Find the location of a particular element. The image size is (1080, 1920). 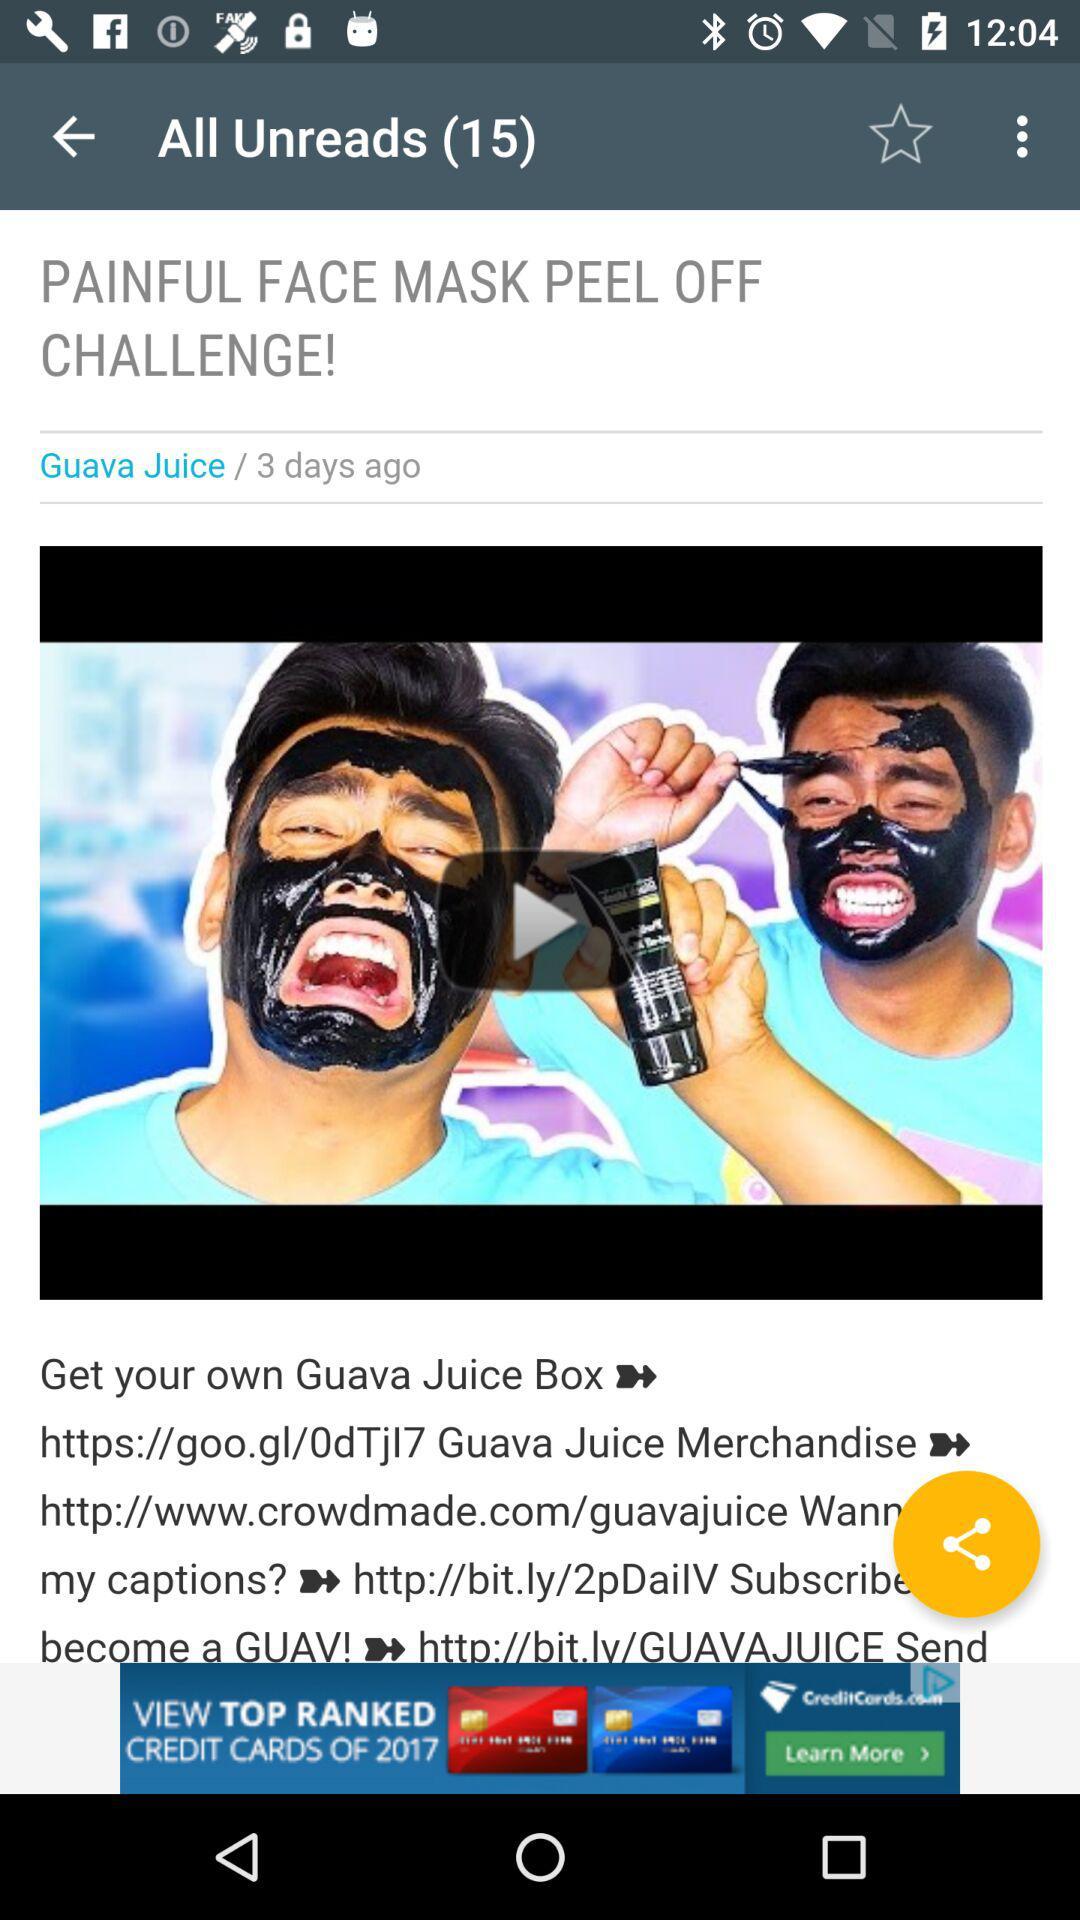

the share icon is located at coordinates (965, 1543).